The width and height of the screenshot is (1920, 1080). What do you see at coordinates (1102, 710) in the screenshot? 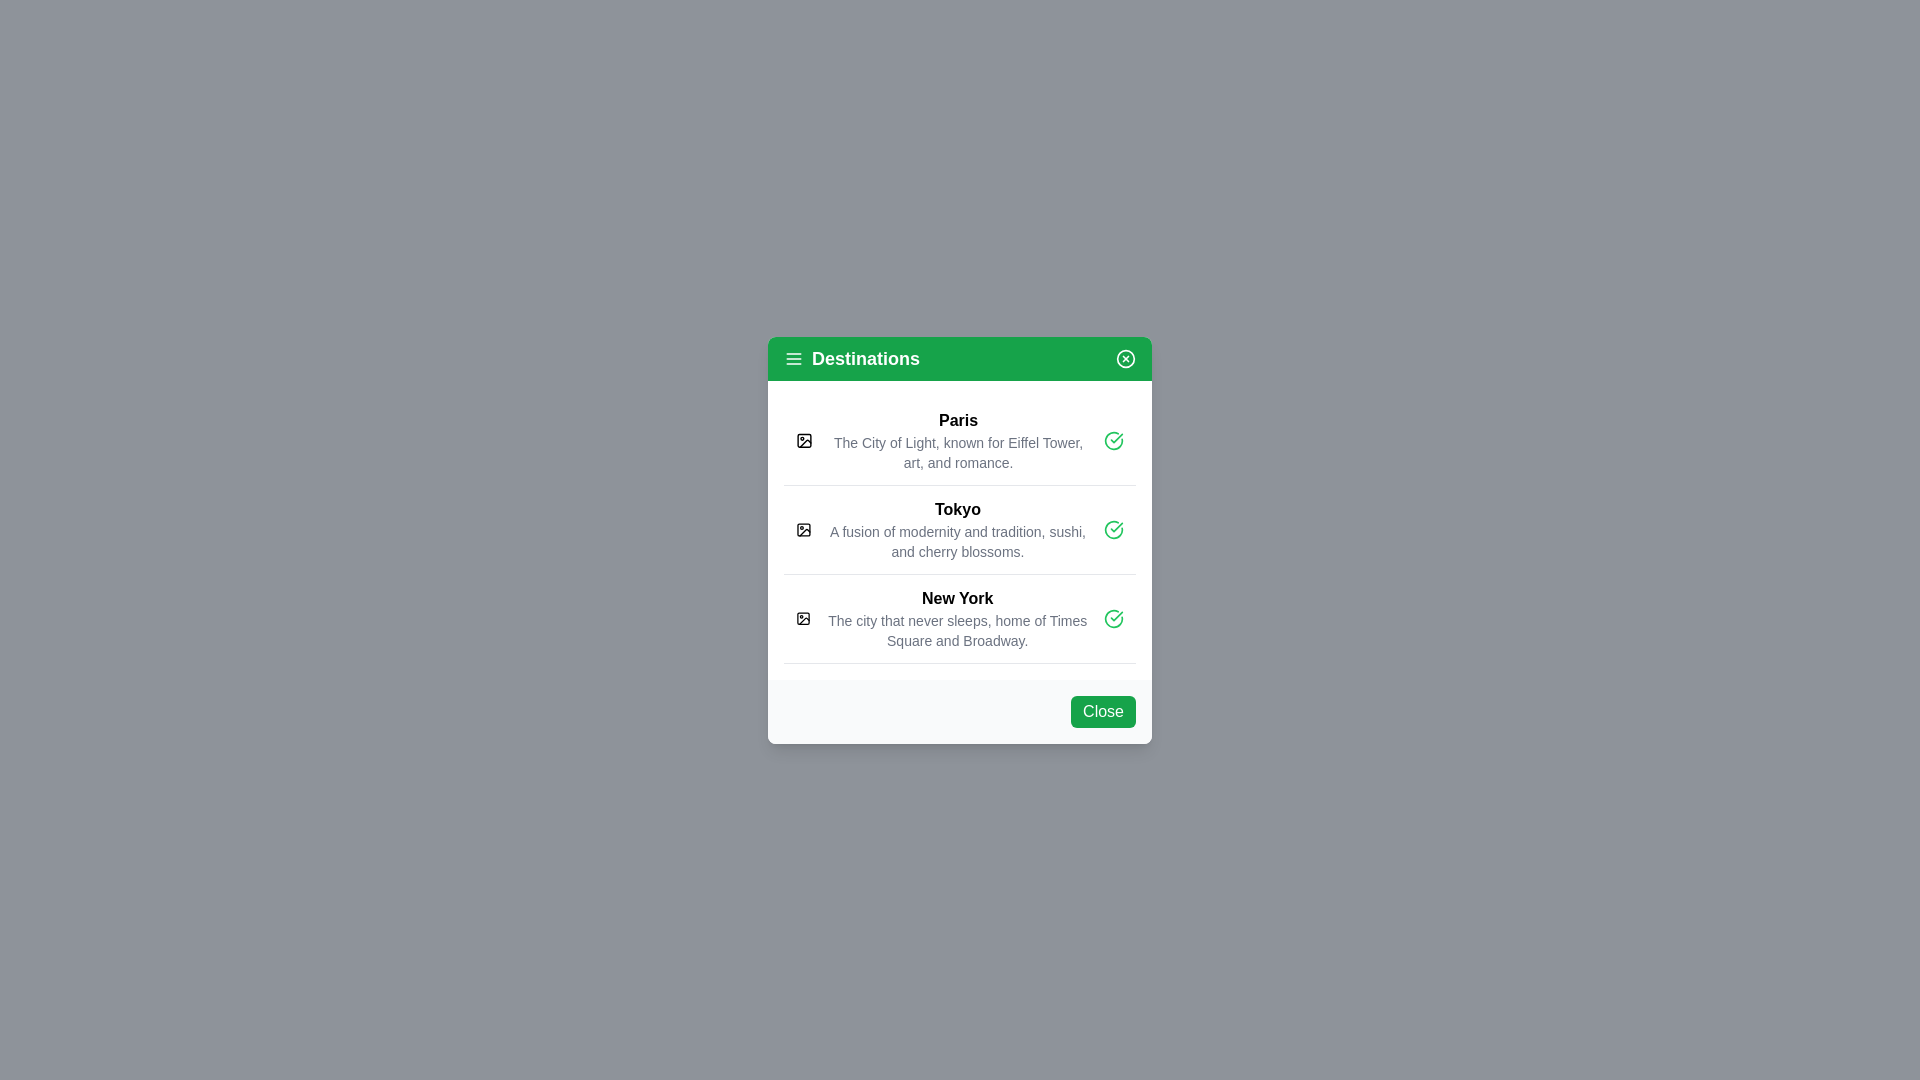
I see `the 'Close' button with a green background located at the bottom right corner of the modal dialog` at bounding box center [1102, 710].